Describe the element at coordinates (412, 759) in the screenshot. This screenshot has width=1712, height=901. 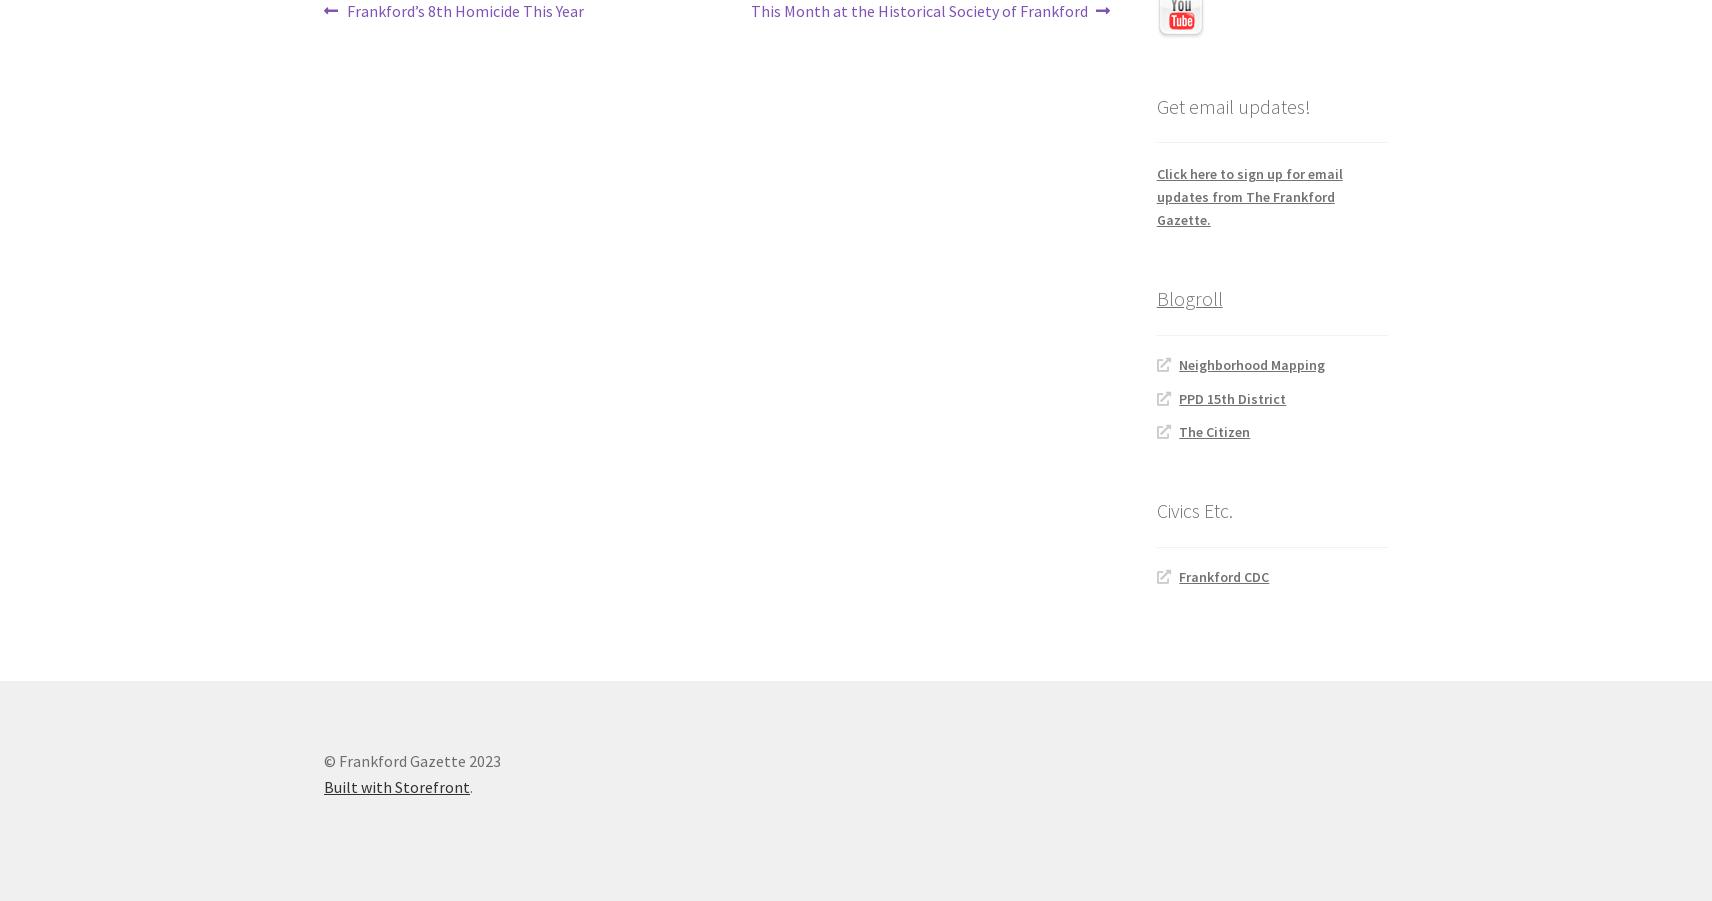
I see `'© Frankford Gazette 2023'` at that location.